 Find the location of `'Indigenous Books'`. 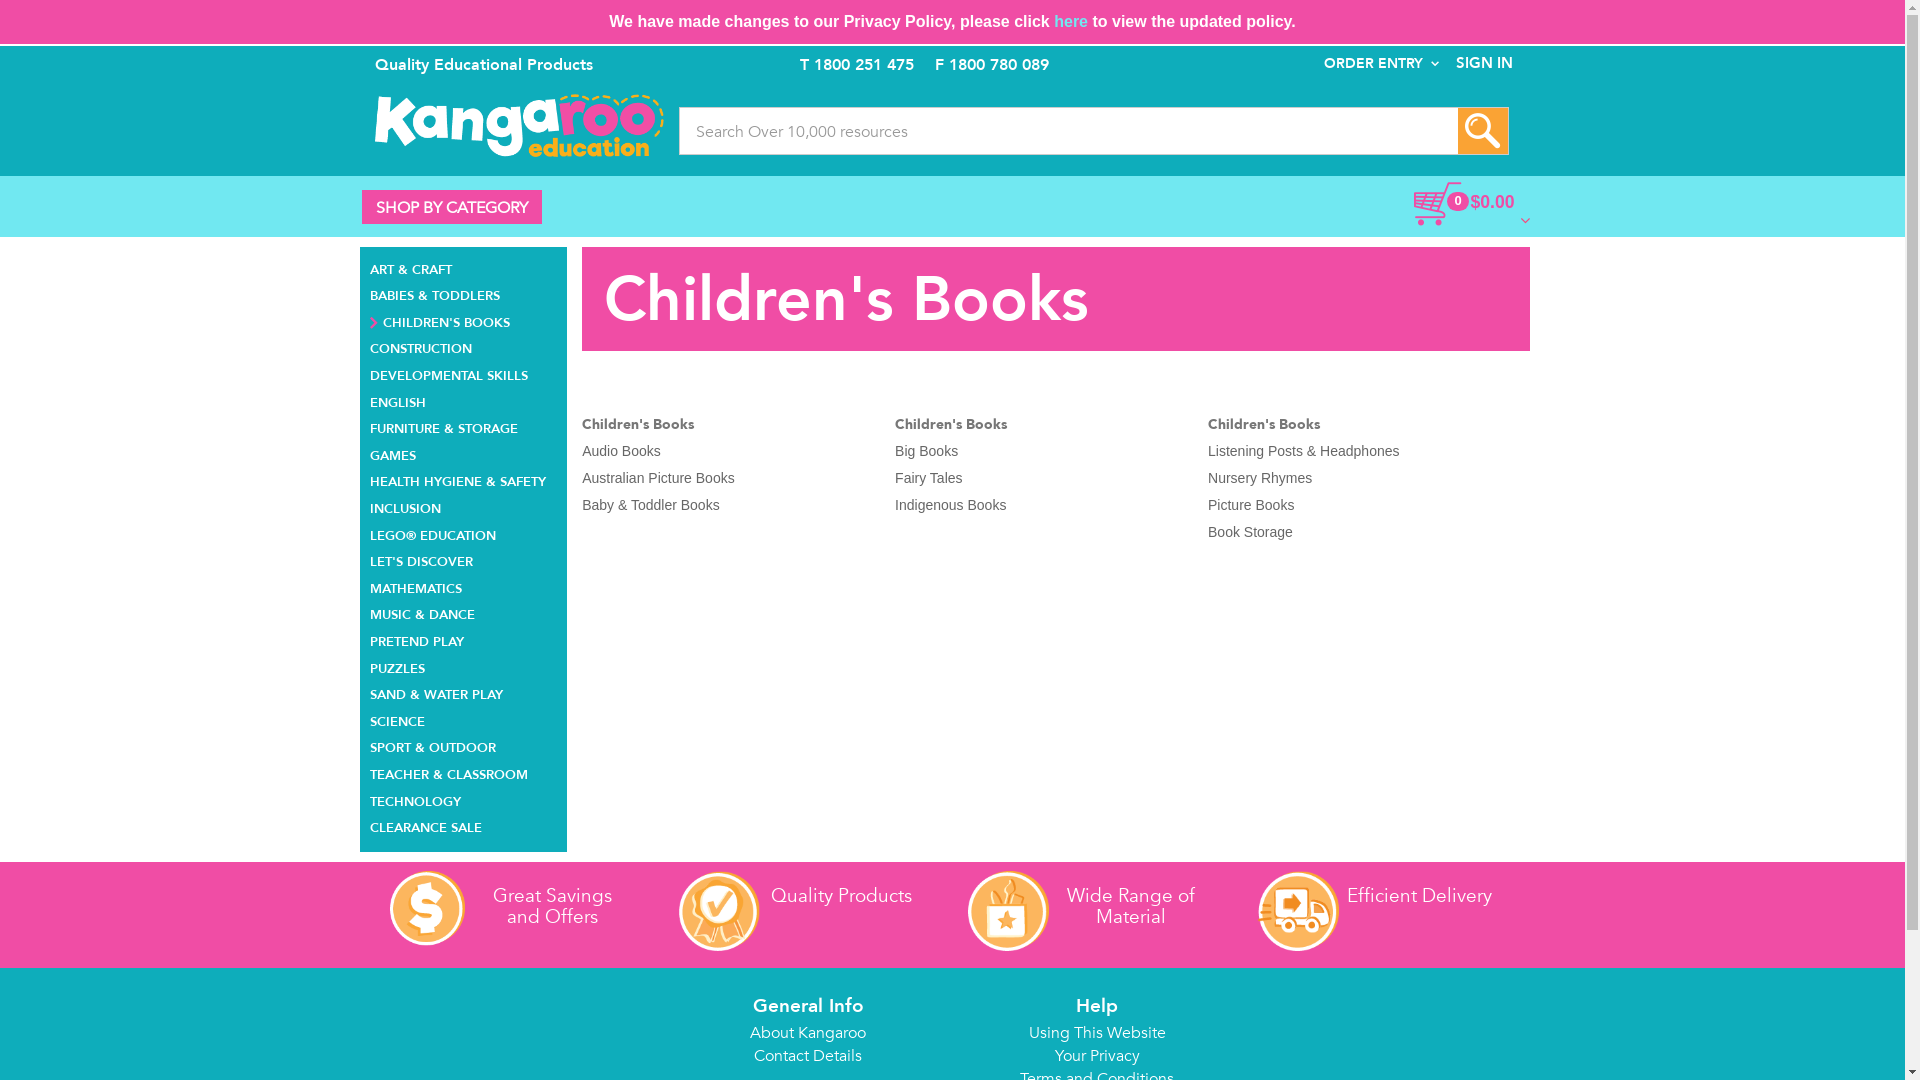

'Indigenous Books' is located at coordinates (949, 504).